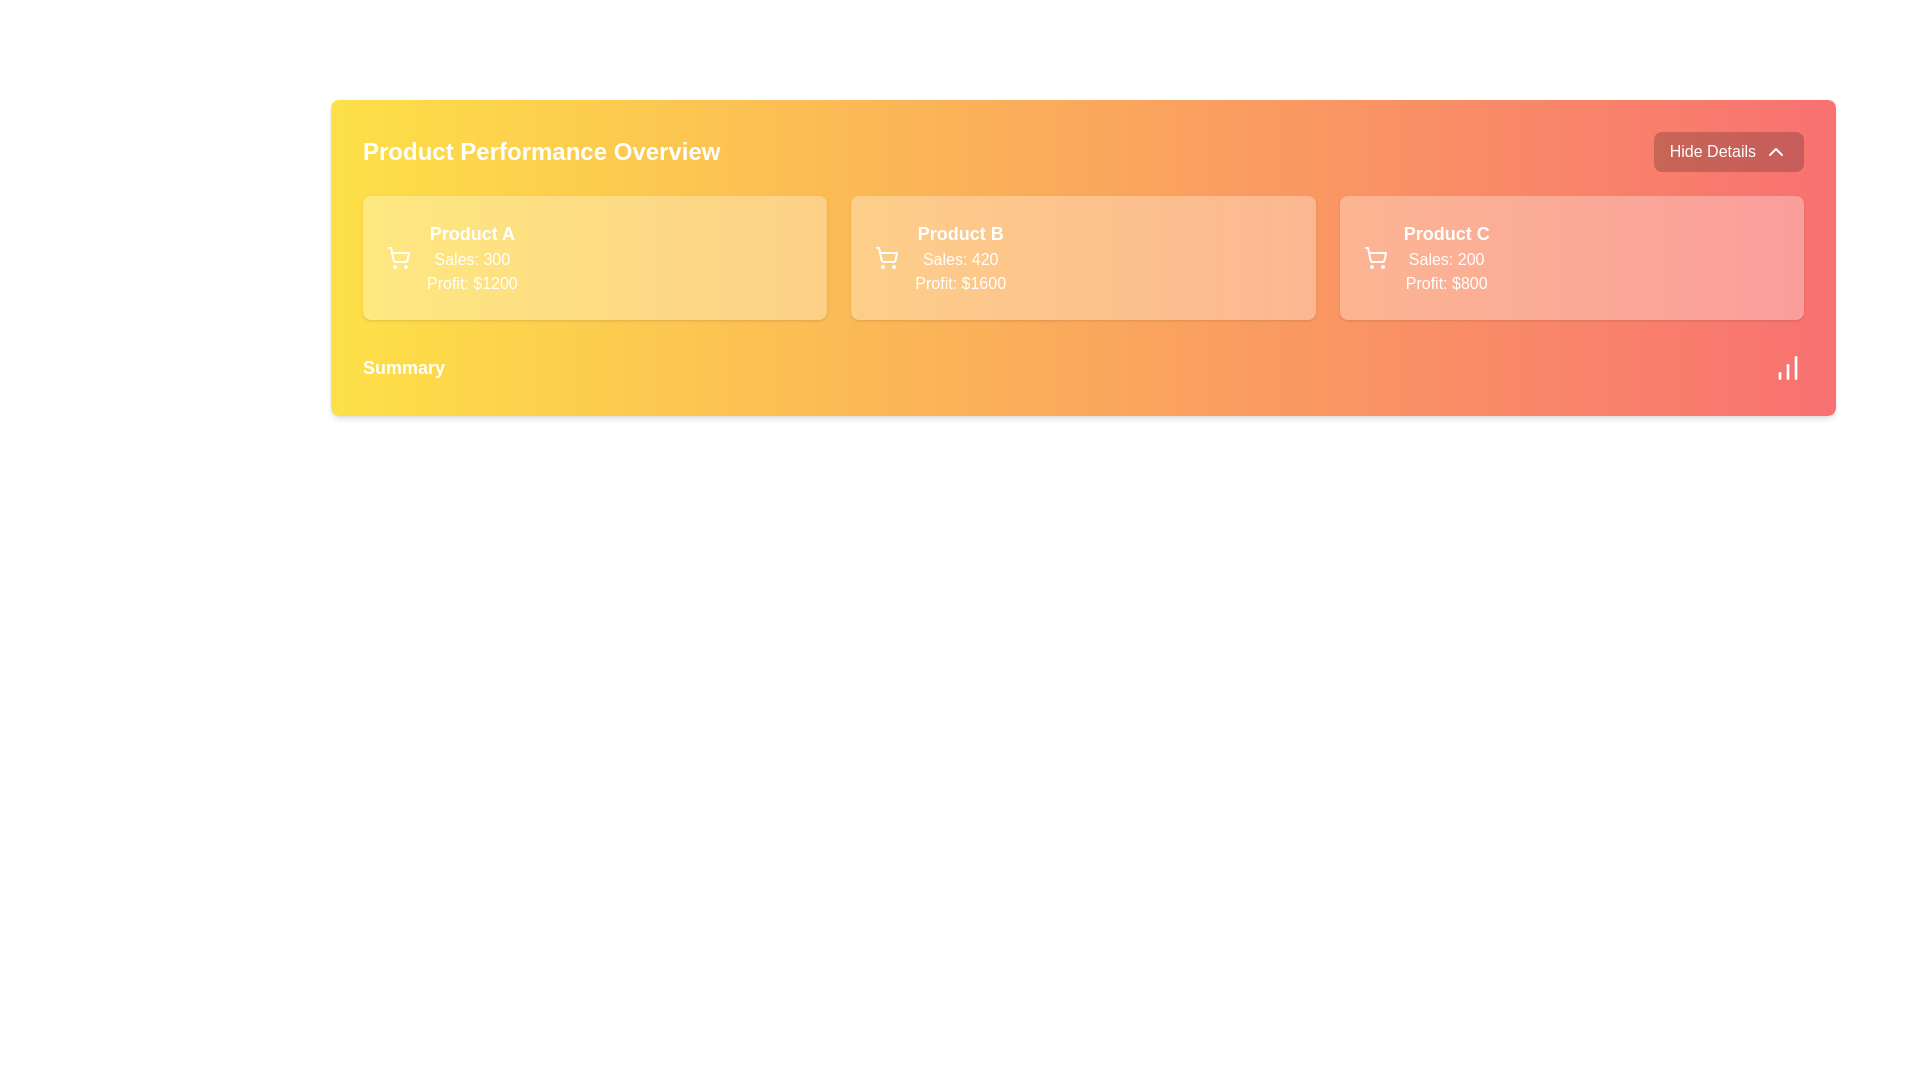 The height and width of the screenshot is (1080, 1920). What do you see at coordinates (1570, 257) in the screenshot?
I see `the Card component displaying 'Product C' with sales and profit details, located in the top-right corner of the grid in the 'Product Performance Overview' section` at bounding box center [1570, 257].